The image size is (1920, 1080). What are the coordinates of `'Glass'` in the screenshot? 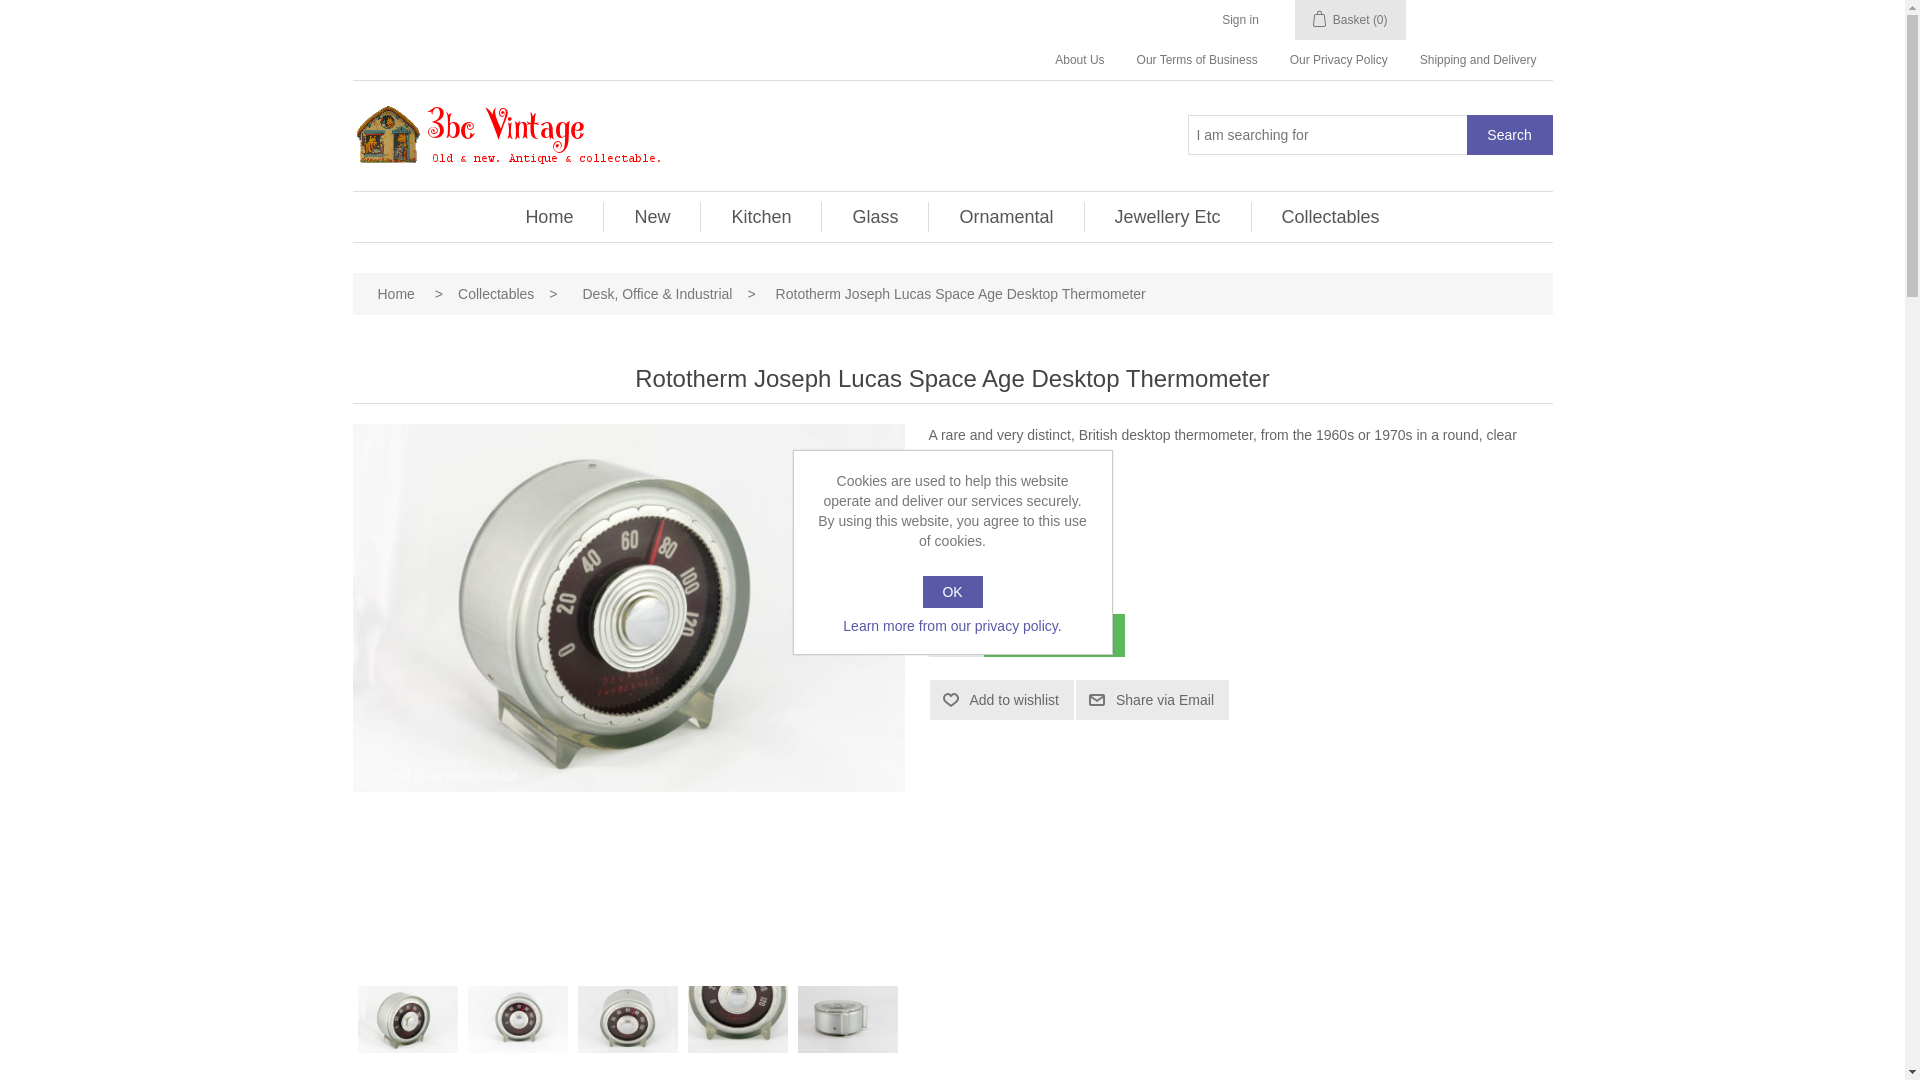 It's located at (874, 216).